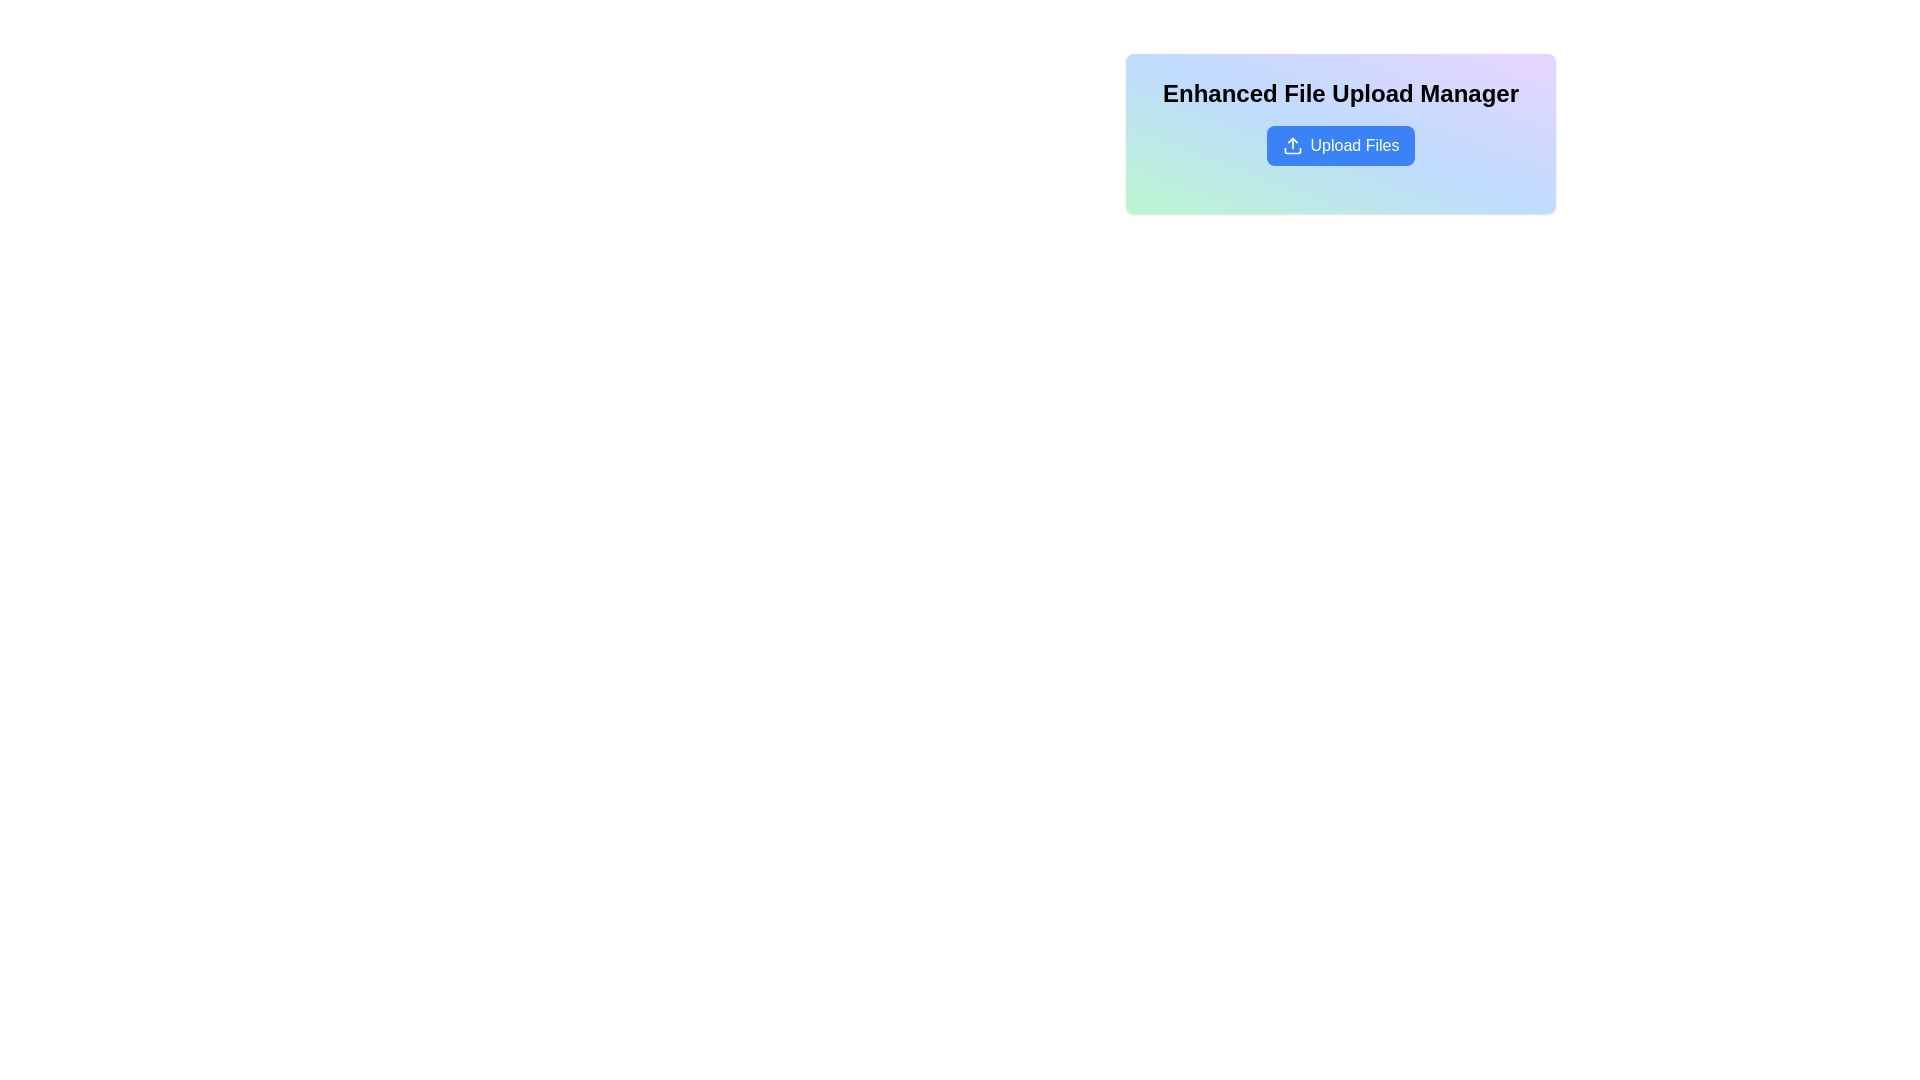 The image size is (1920, 1080). I want to click on the upload icon, which is a minimalistic white arrow pointing upwards into a tray, located to the left of the 'Upload Files' text within the blue button, so click(1292, 145).